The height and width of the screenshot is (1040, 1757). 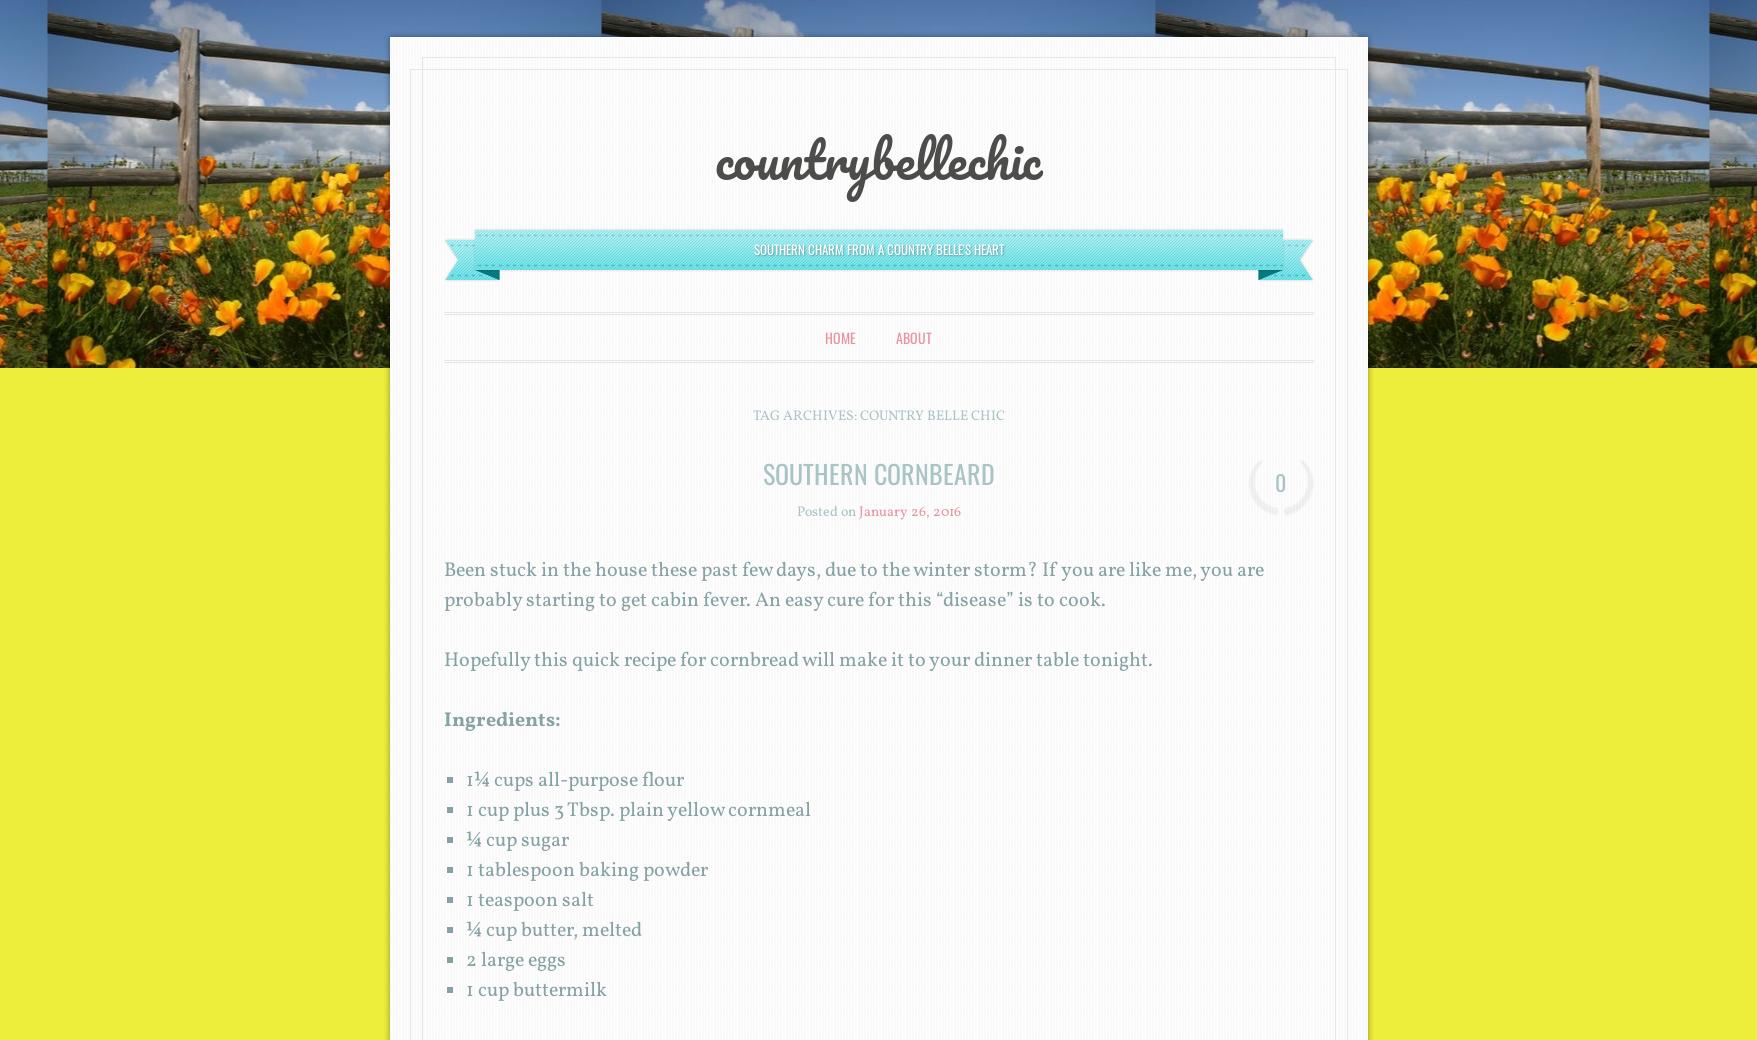 What do you see at coordinates (500, 721) in the screenshot?
I see `'Ingredients:'` at bounding box center [500, 721].